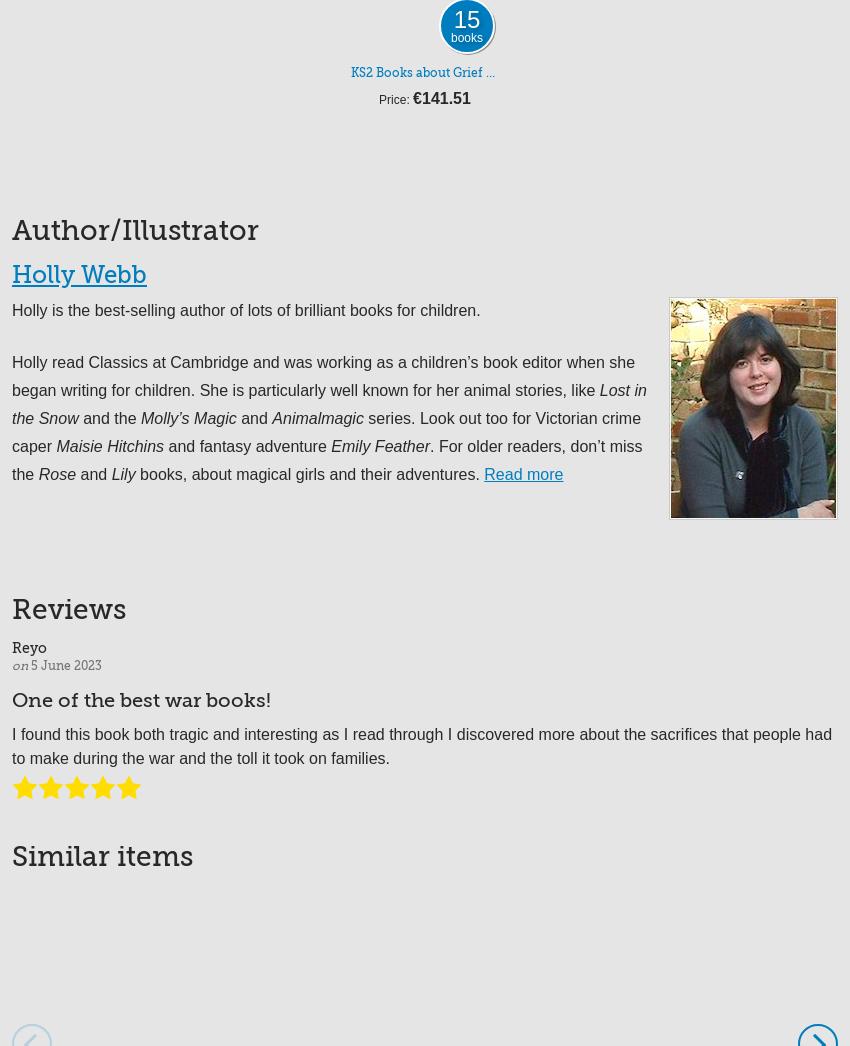 The height and width of the screenshot is (1046, 850). What do you see at coordinates (141, 699) in the screenshot?
I see `'One of the best war books!'` at bounding box center [141, 699].